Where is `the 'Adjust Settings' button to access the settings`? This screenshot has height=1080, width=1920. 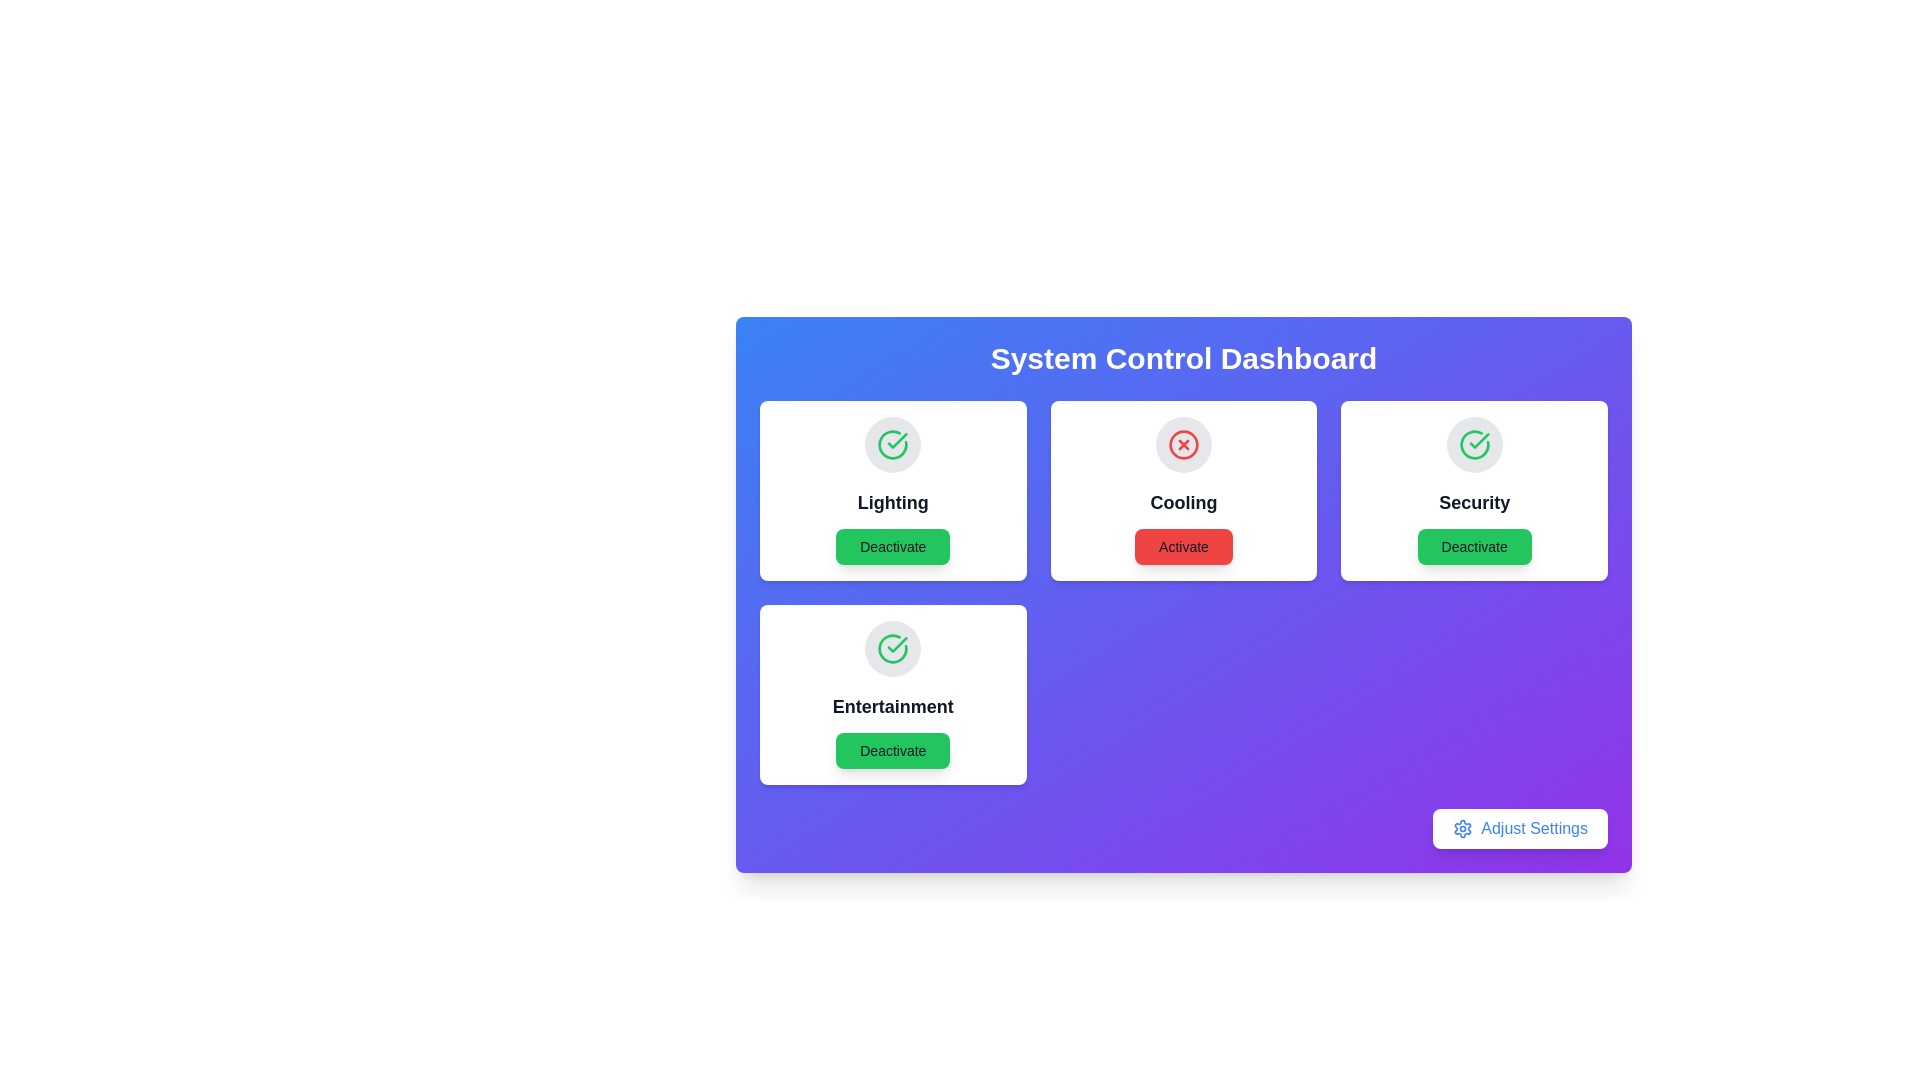 the 'Adjust Settings' button to access the settings is located at coordinates (1520, 829).